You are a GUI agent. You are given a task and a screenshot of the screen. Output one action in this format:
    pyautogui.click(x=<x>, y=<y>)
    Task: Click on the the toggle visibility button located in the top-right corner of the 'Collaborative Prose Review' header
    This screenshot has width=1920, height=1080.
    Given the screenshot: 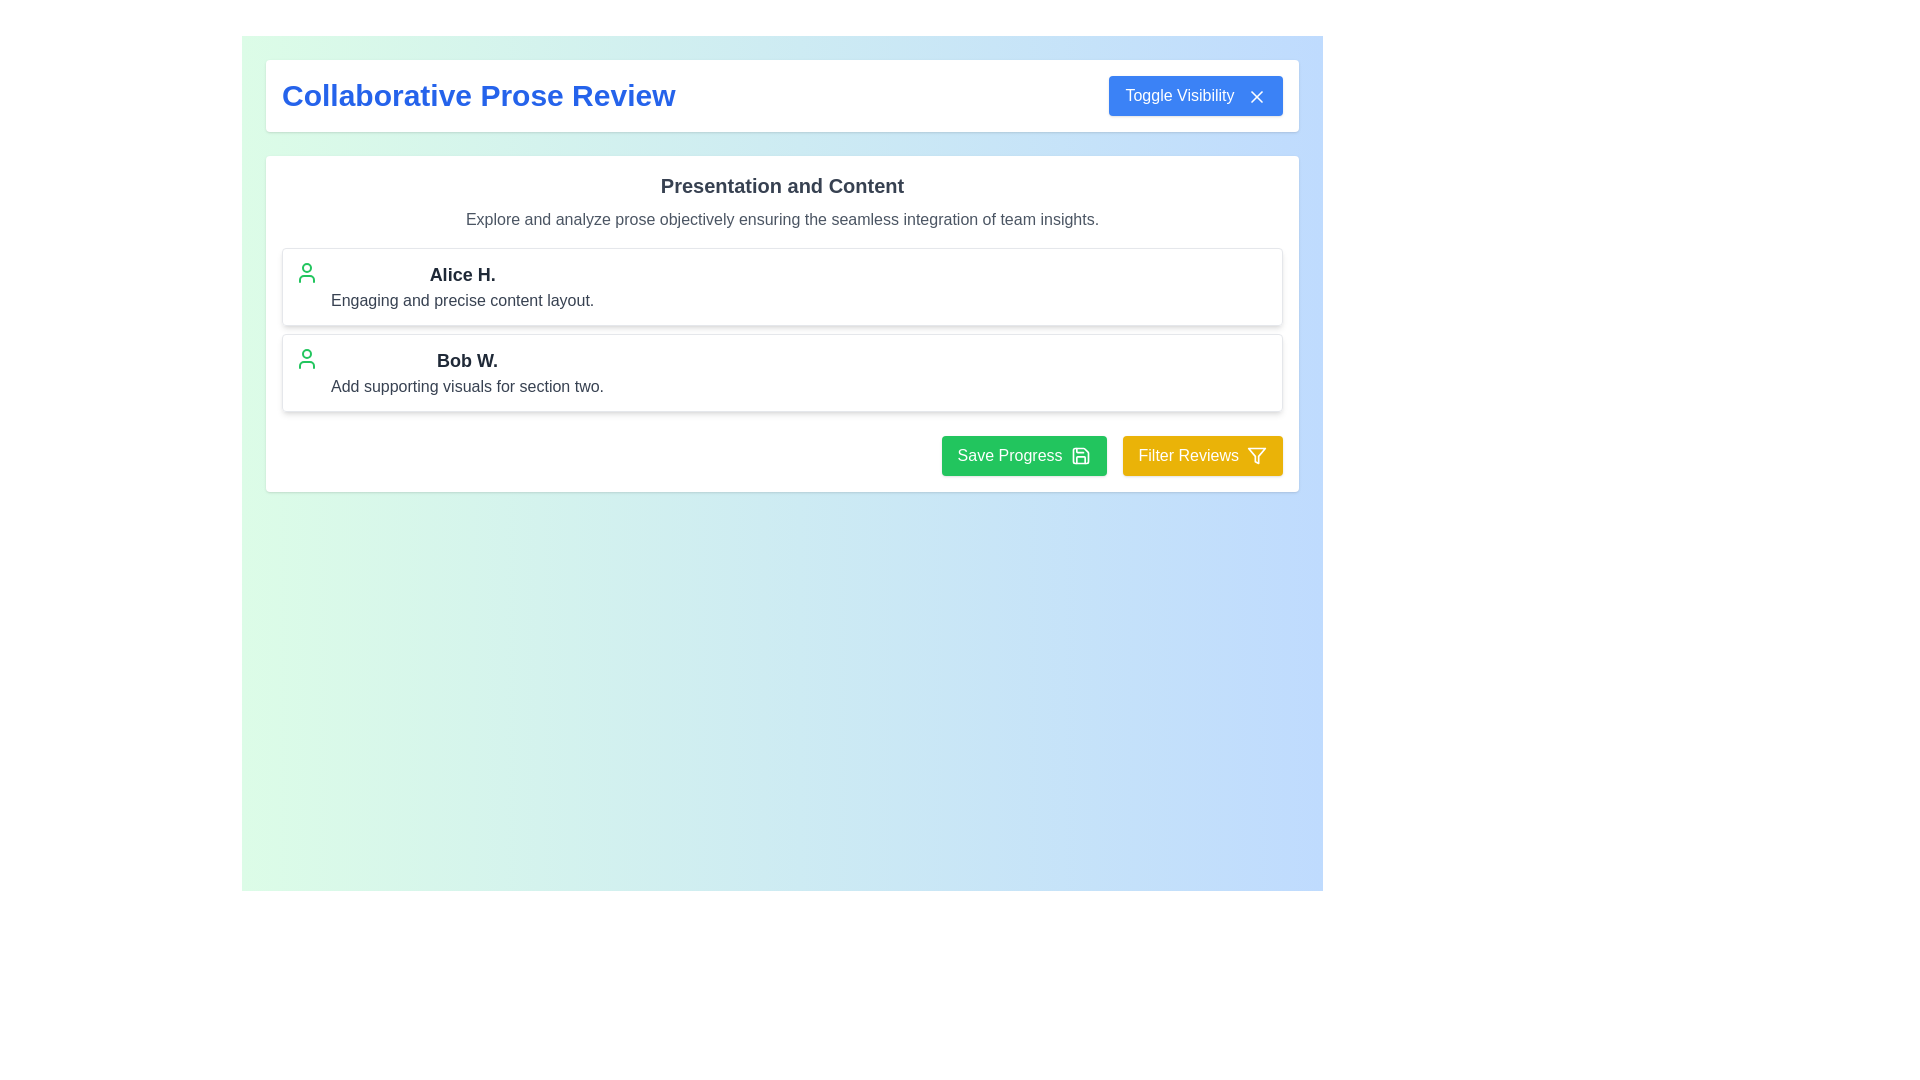 What is the action you would take?
    pyautogui.click(x=1196, y=96)
    